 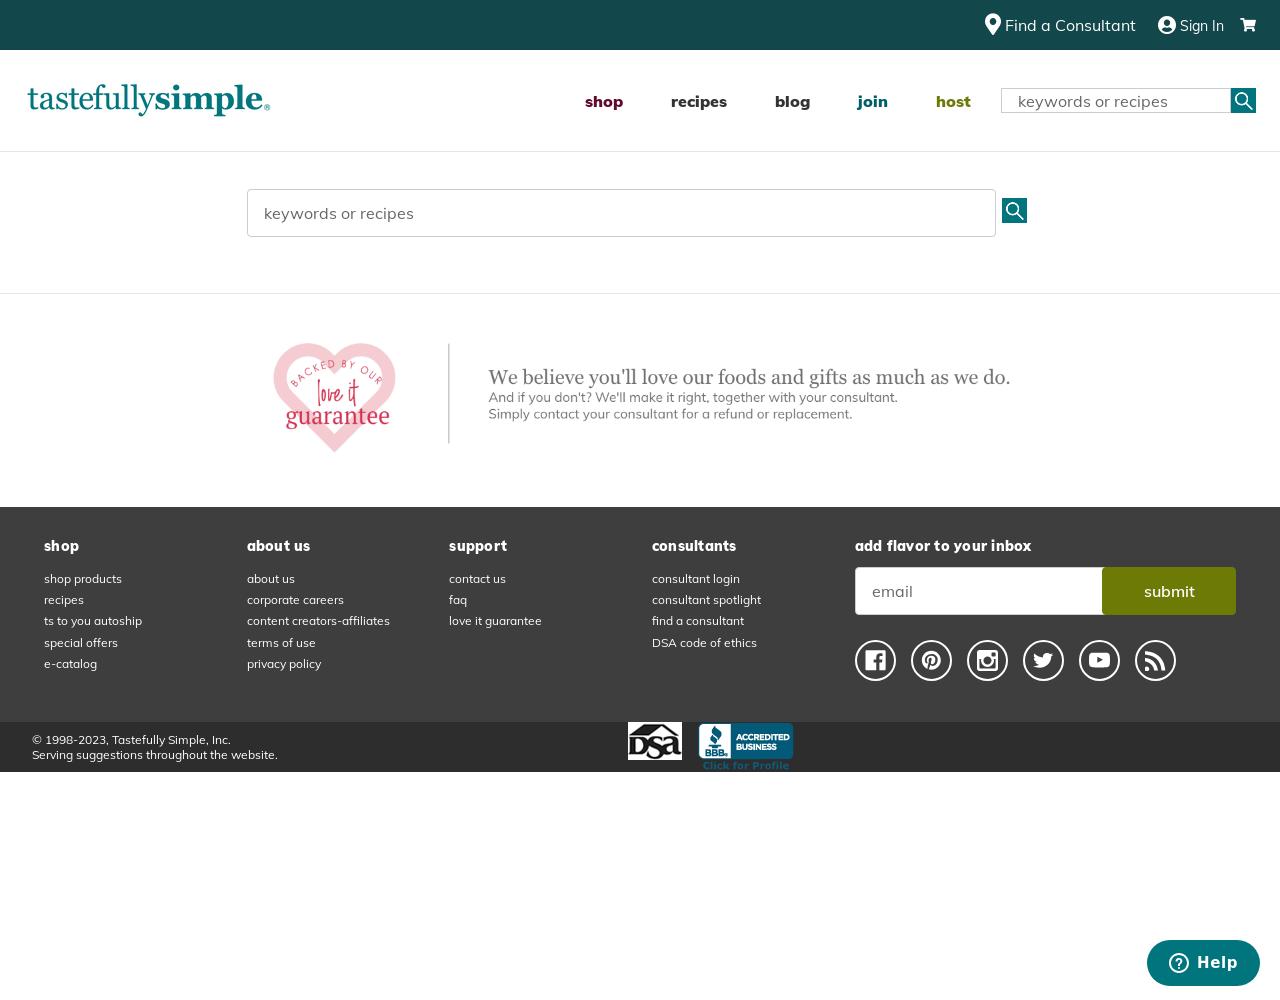 I want to click on 'terms of use', so click(x=279, y=641).